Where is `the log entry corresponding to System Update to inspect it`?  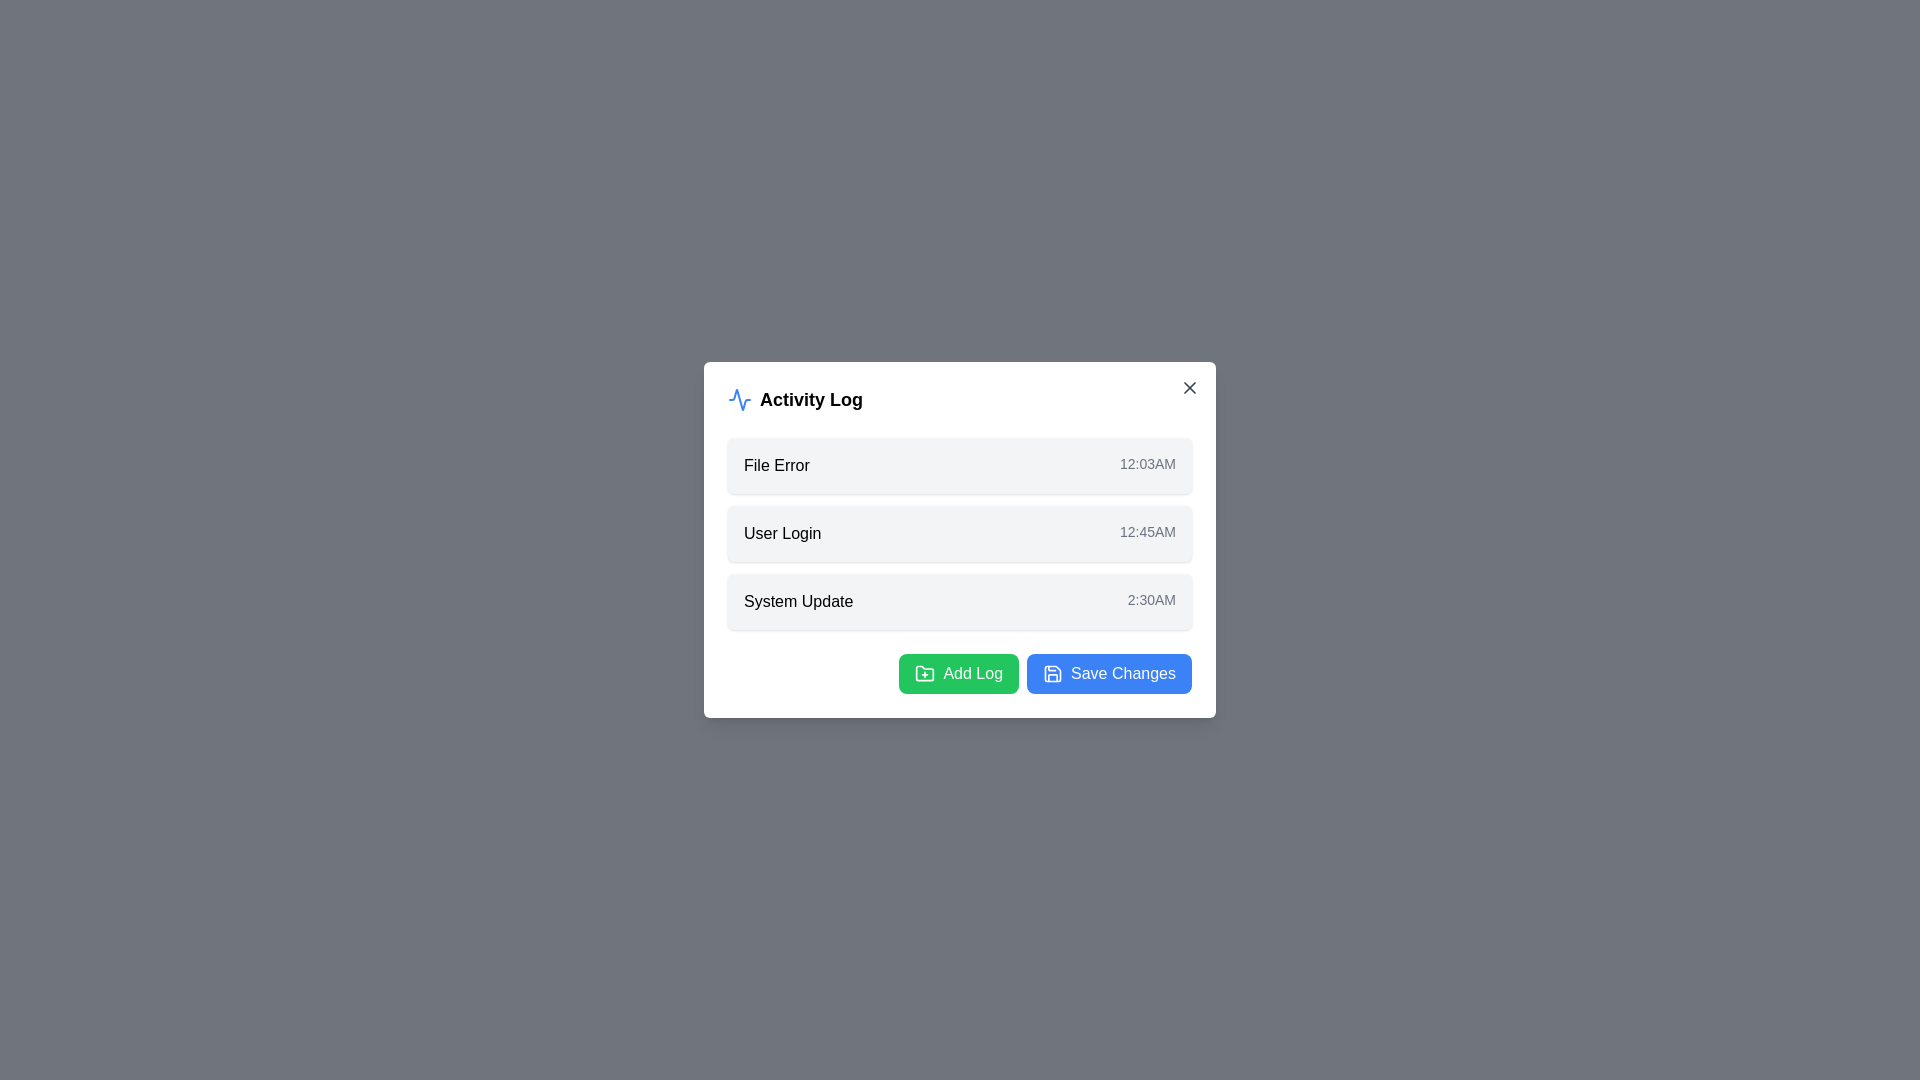 the log entry corresponding to System Update to inspect it is located at coordinates (960, 600).